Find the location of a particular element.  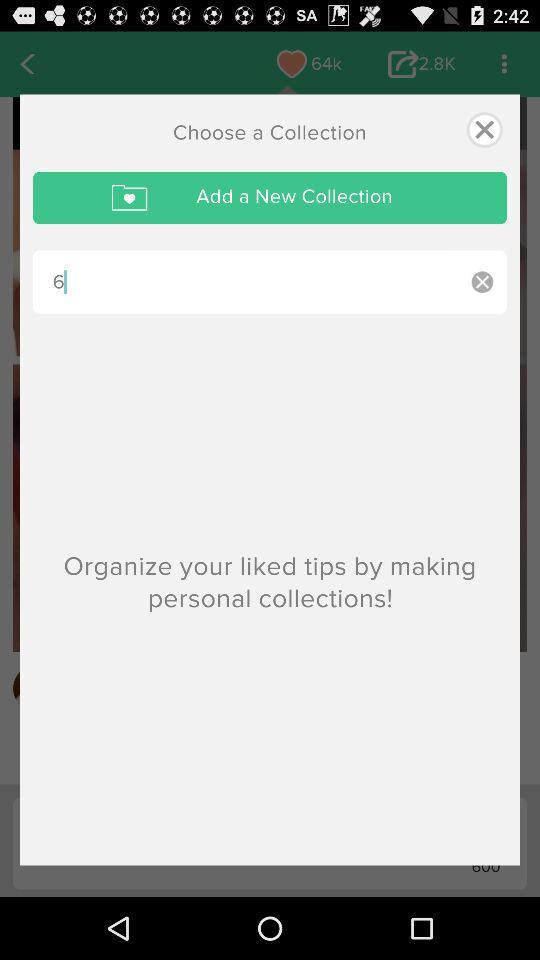

item above the organize your liked icon is located at coordinates (481, 281).